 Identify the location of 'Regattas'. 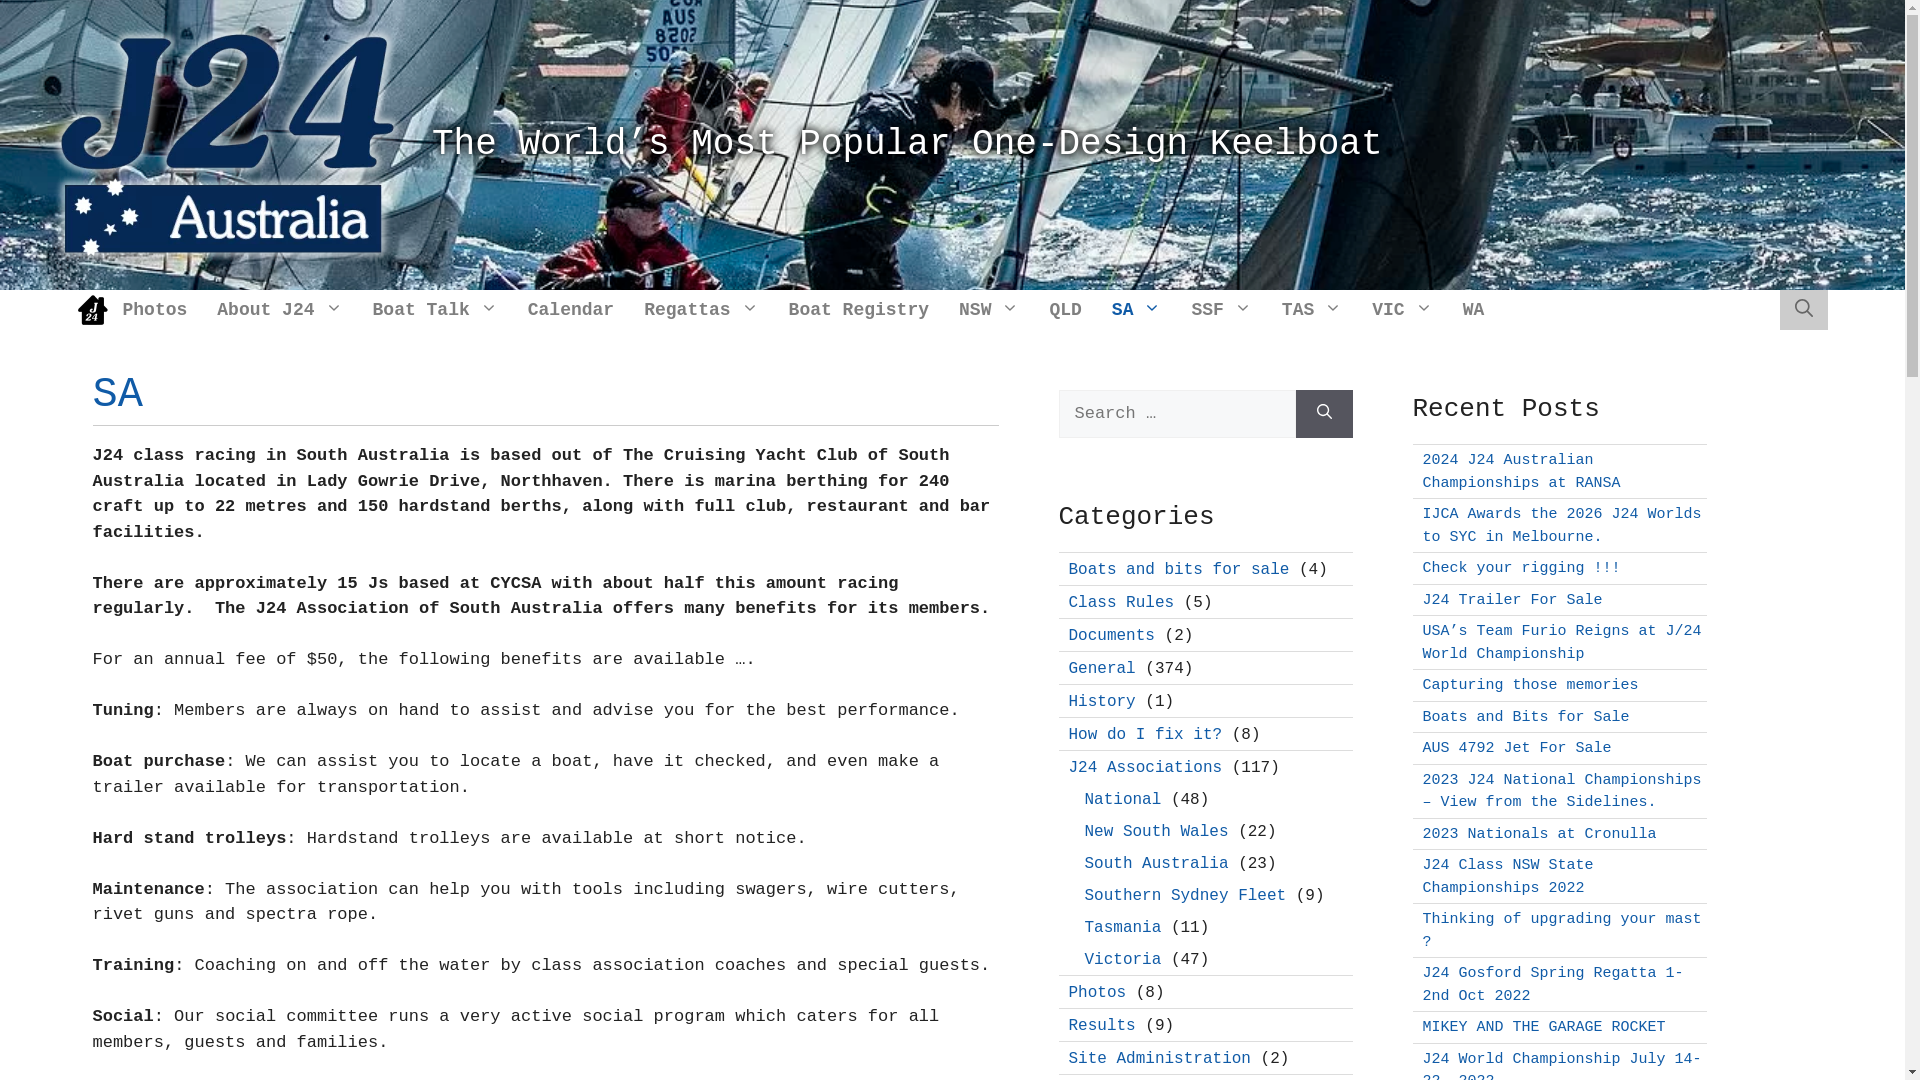
(700, 309).